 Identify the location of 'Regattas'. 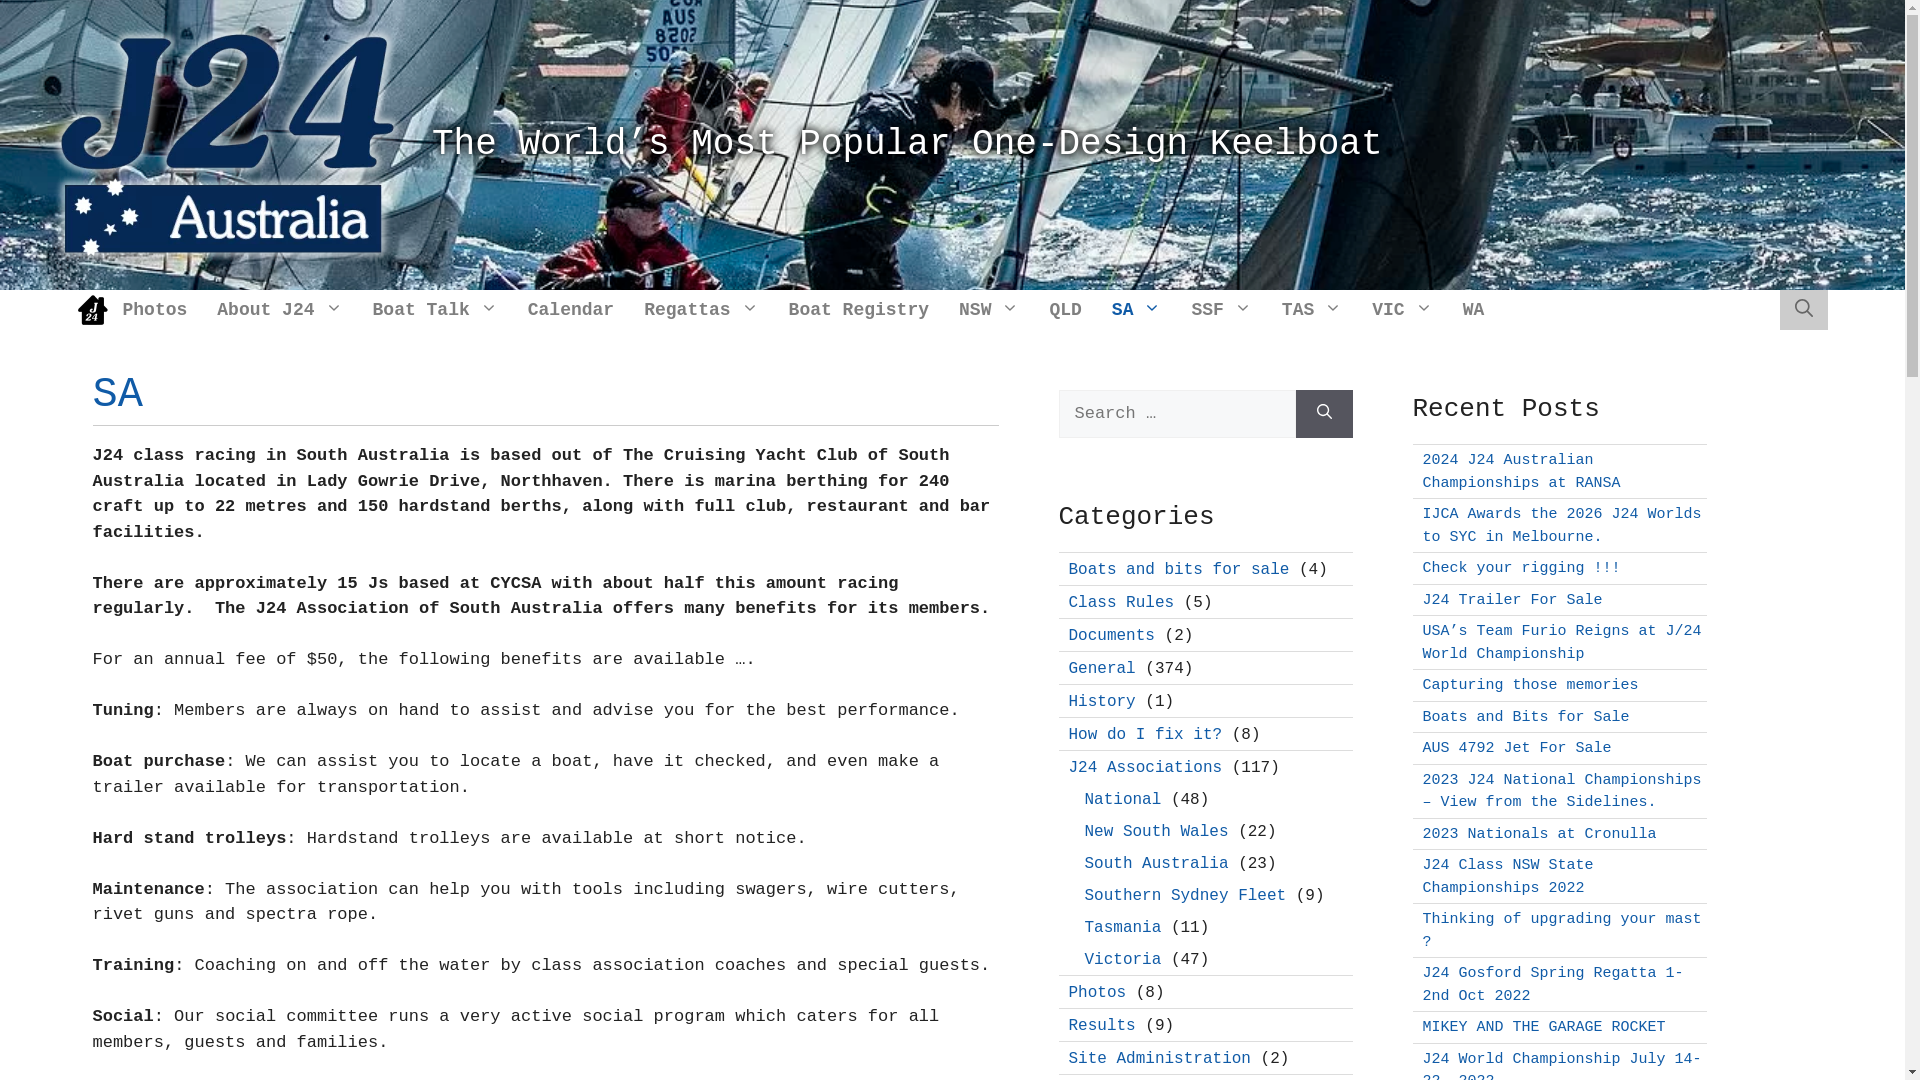
(700, 309).